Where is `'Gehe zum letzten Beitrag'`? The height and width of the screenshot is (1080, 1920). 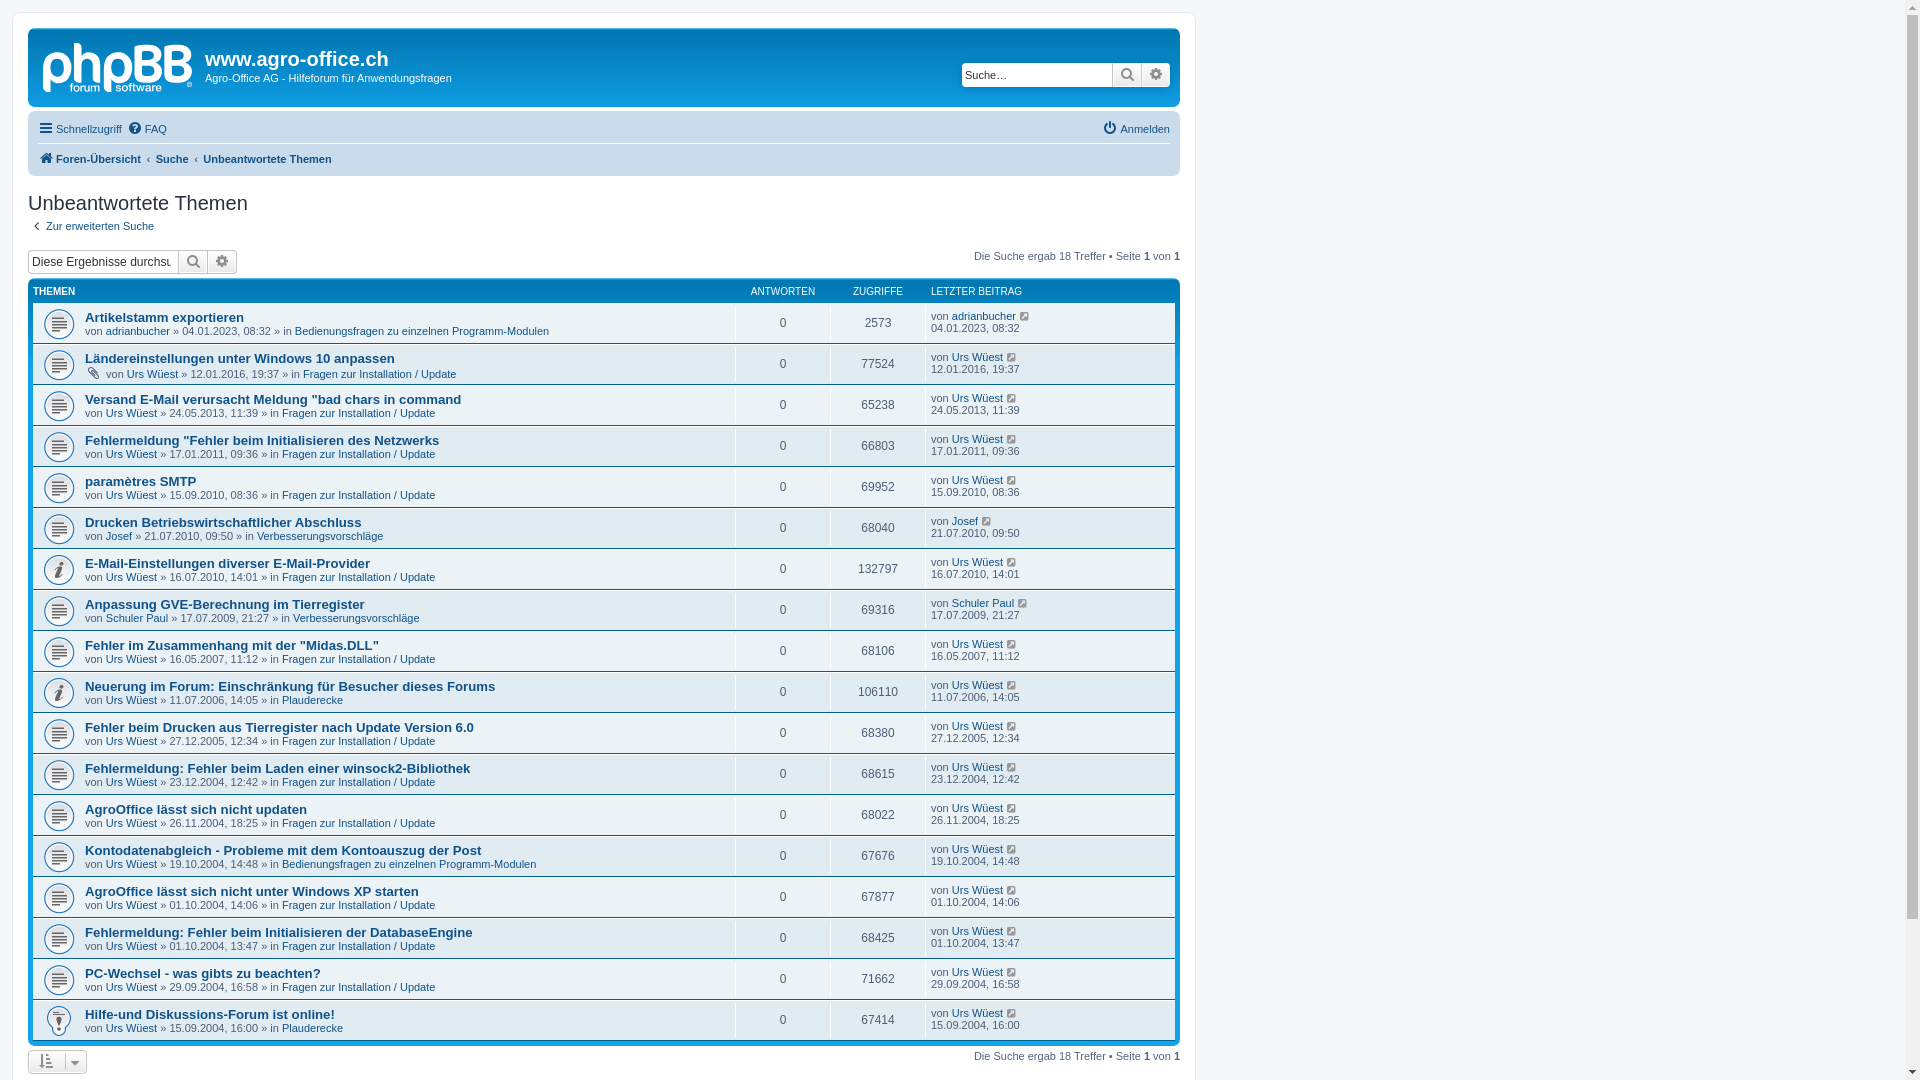
'Gehe zum letzten Beitrag' is located at coordinates (1012, 725).